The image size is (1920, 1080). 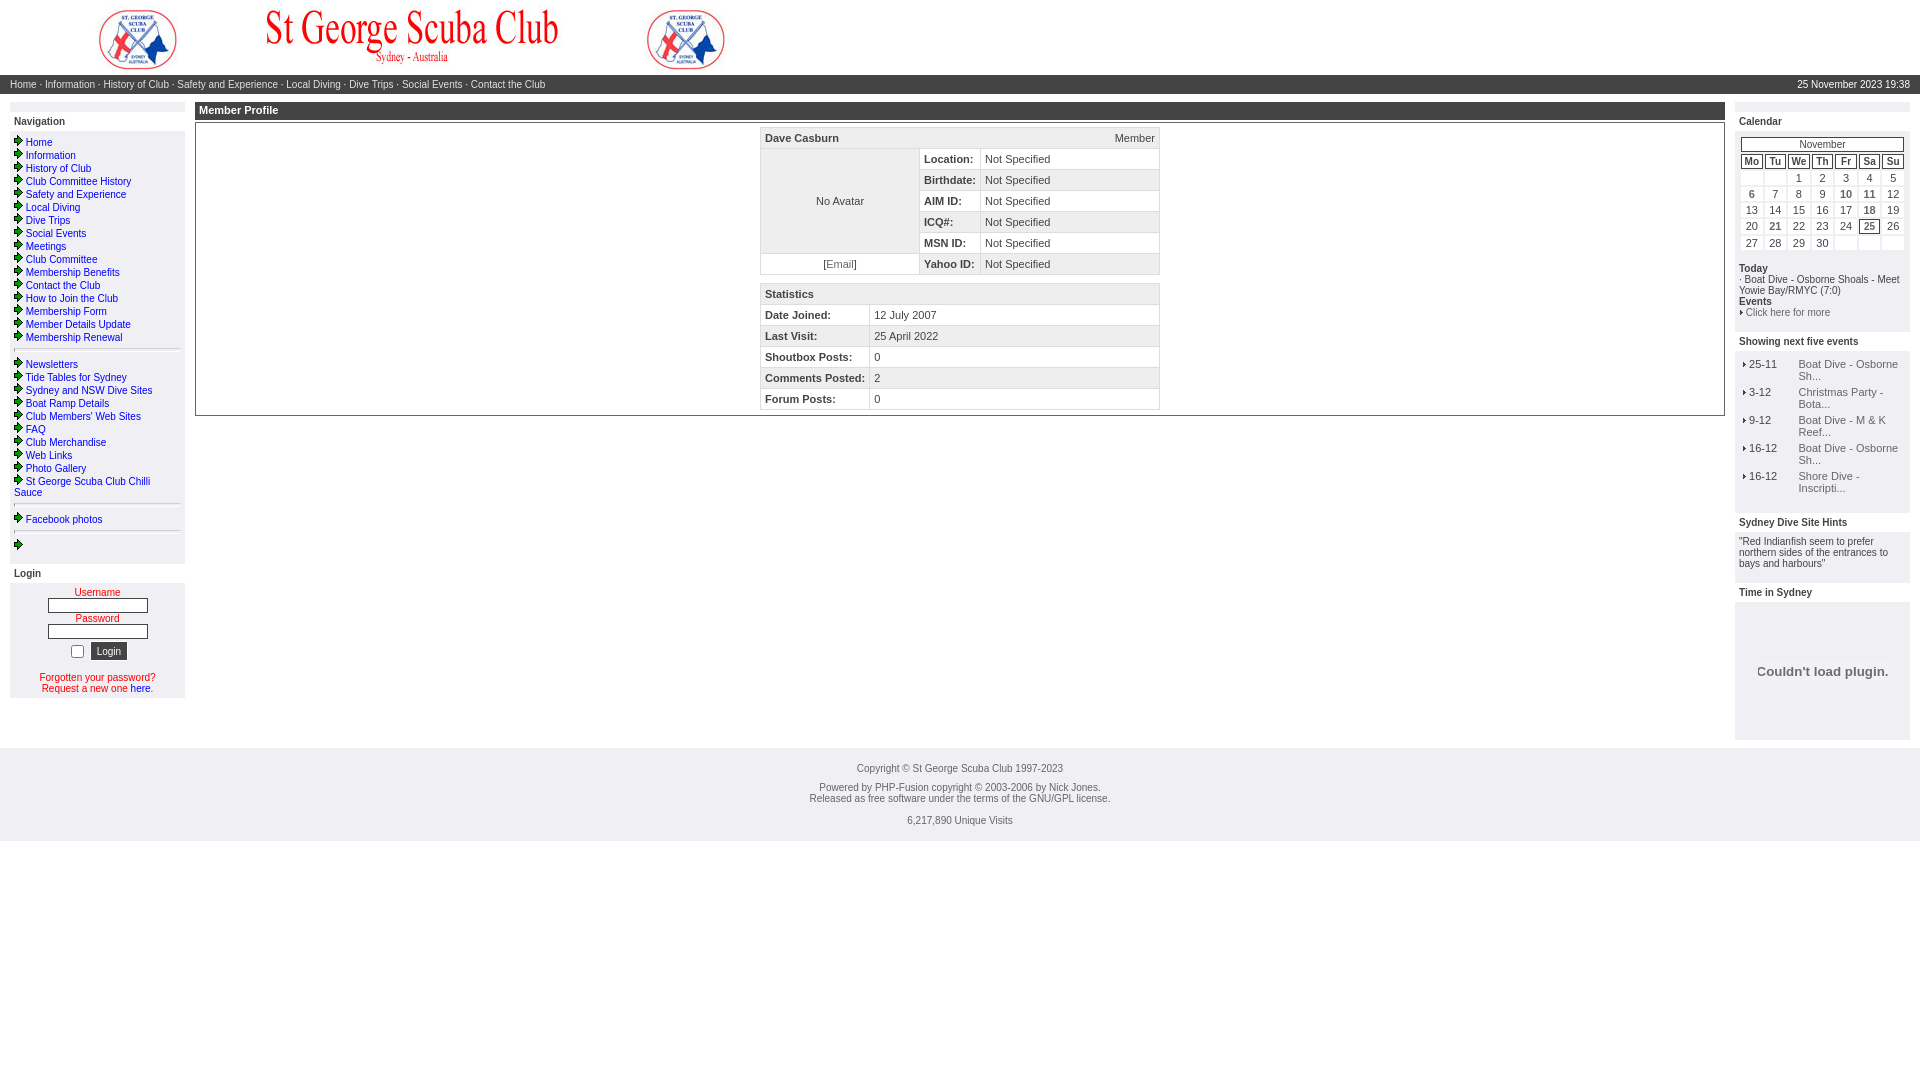 What do you see at coordinates (88, 390) in the screenshot?
I see `'Sydney and NSW Dive Sites'` at bounding box center [88, 390].